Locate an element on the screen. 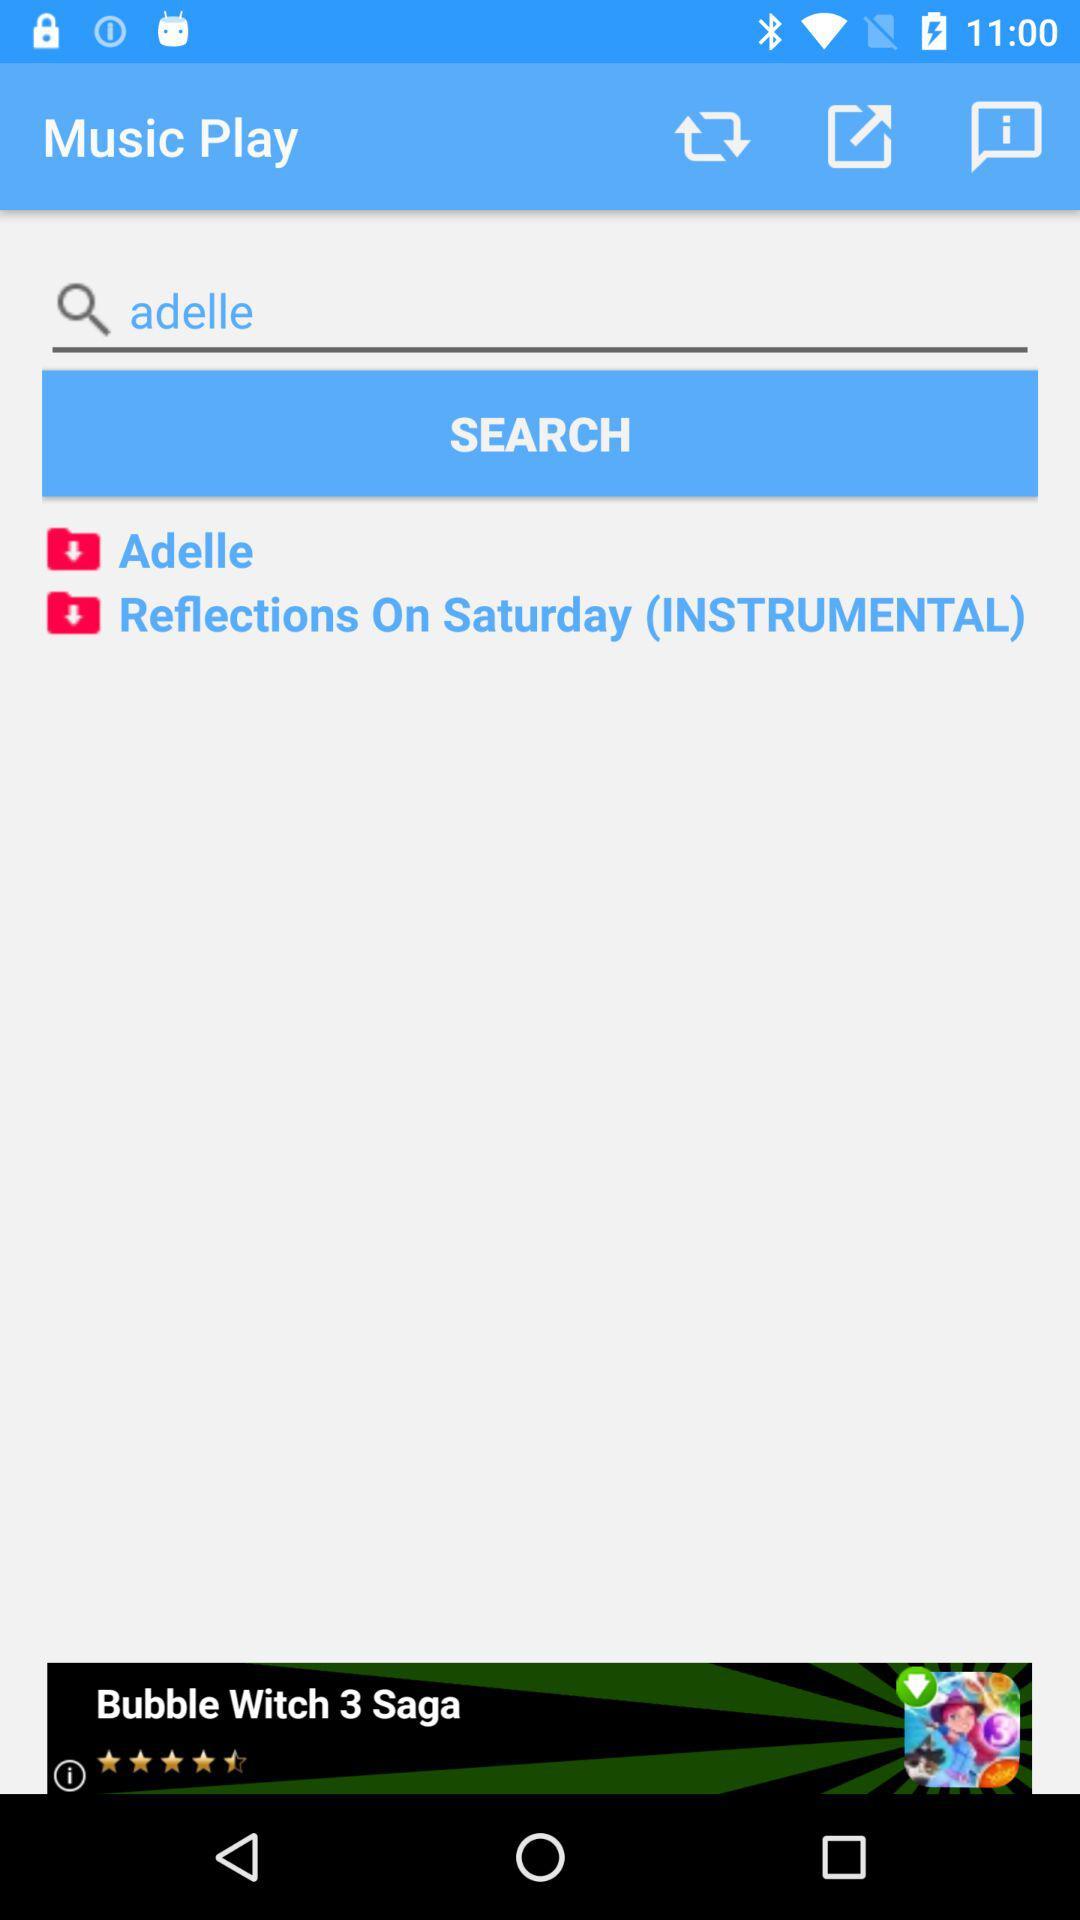  the app next to the music play app is located at coordinates (711, 135).